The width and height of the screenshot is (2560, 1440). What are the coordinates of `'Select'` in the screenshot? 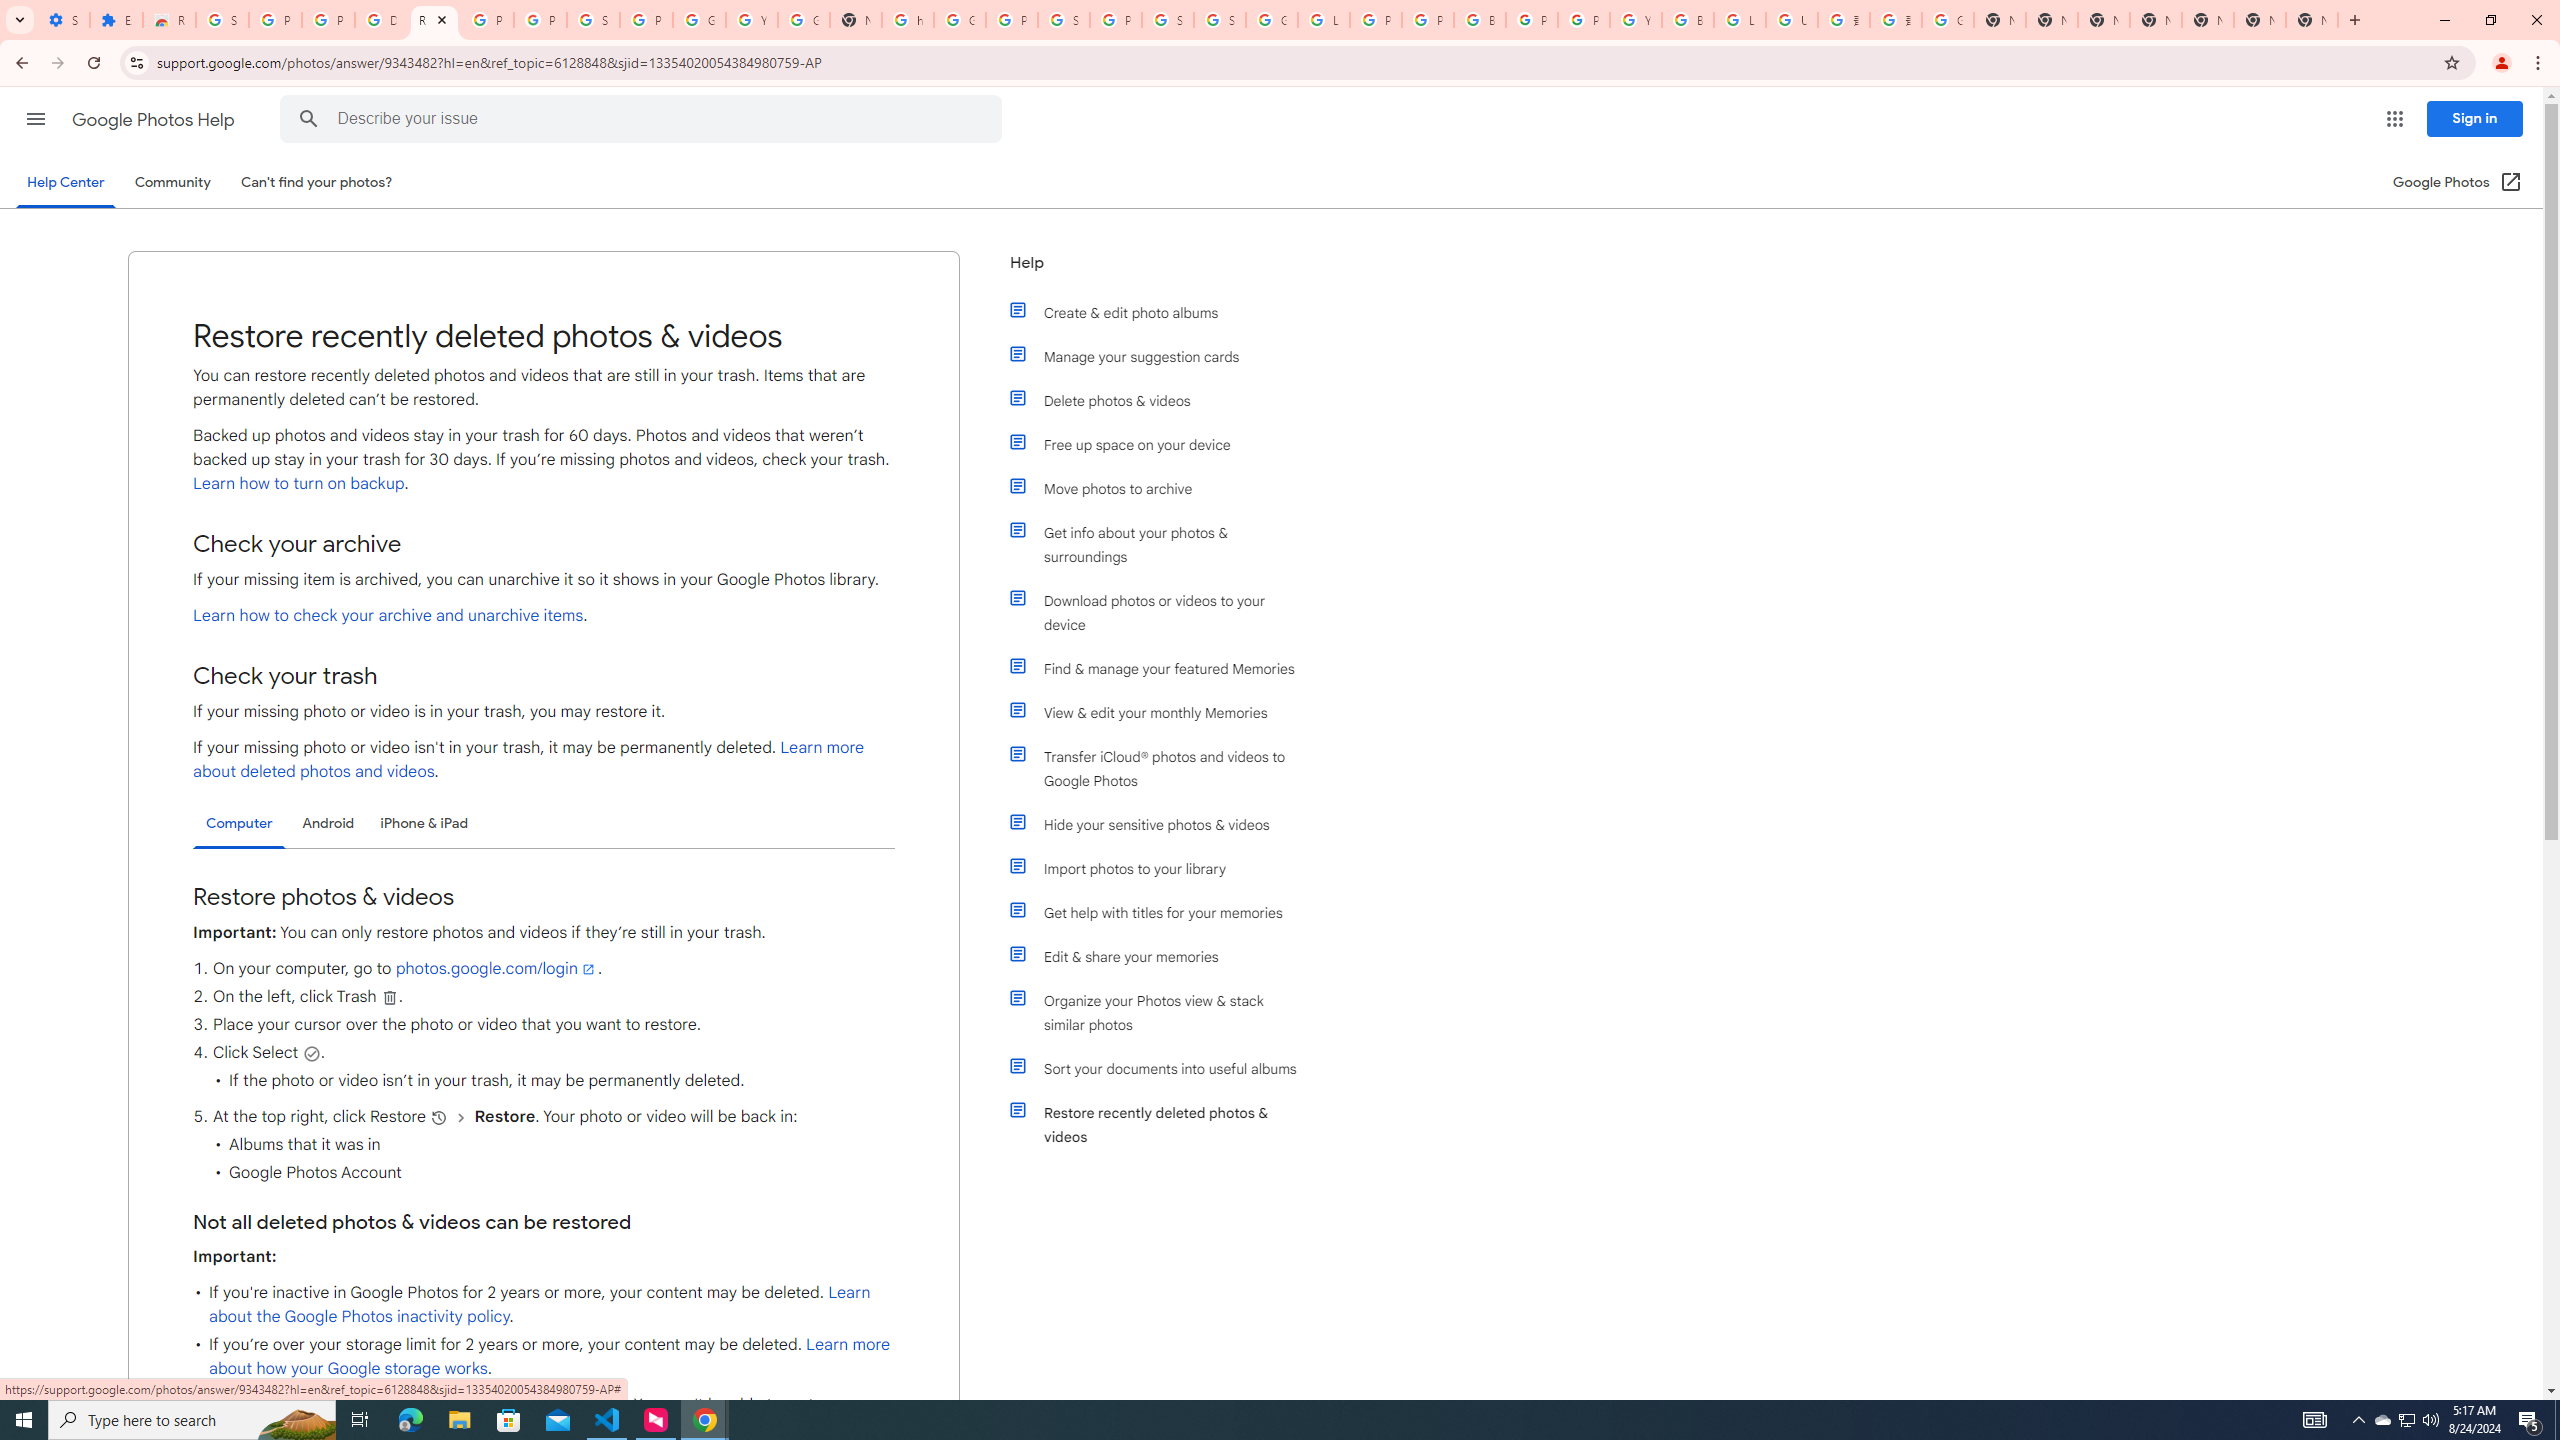 It's located at (310, 1053).